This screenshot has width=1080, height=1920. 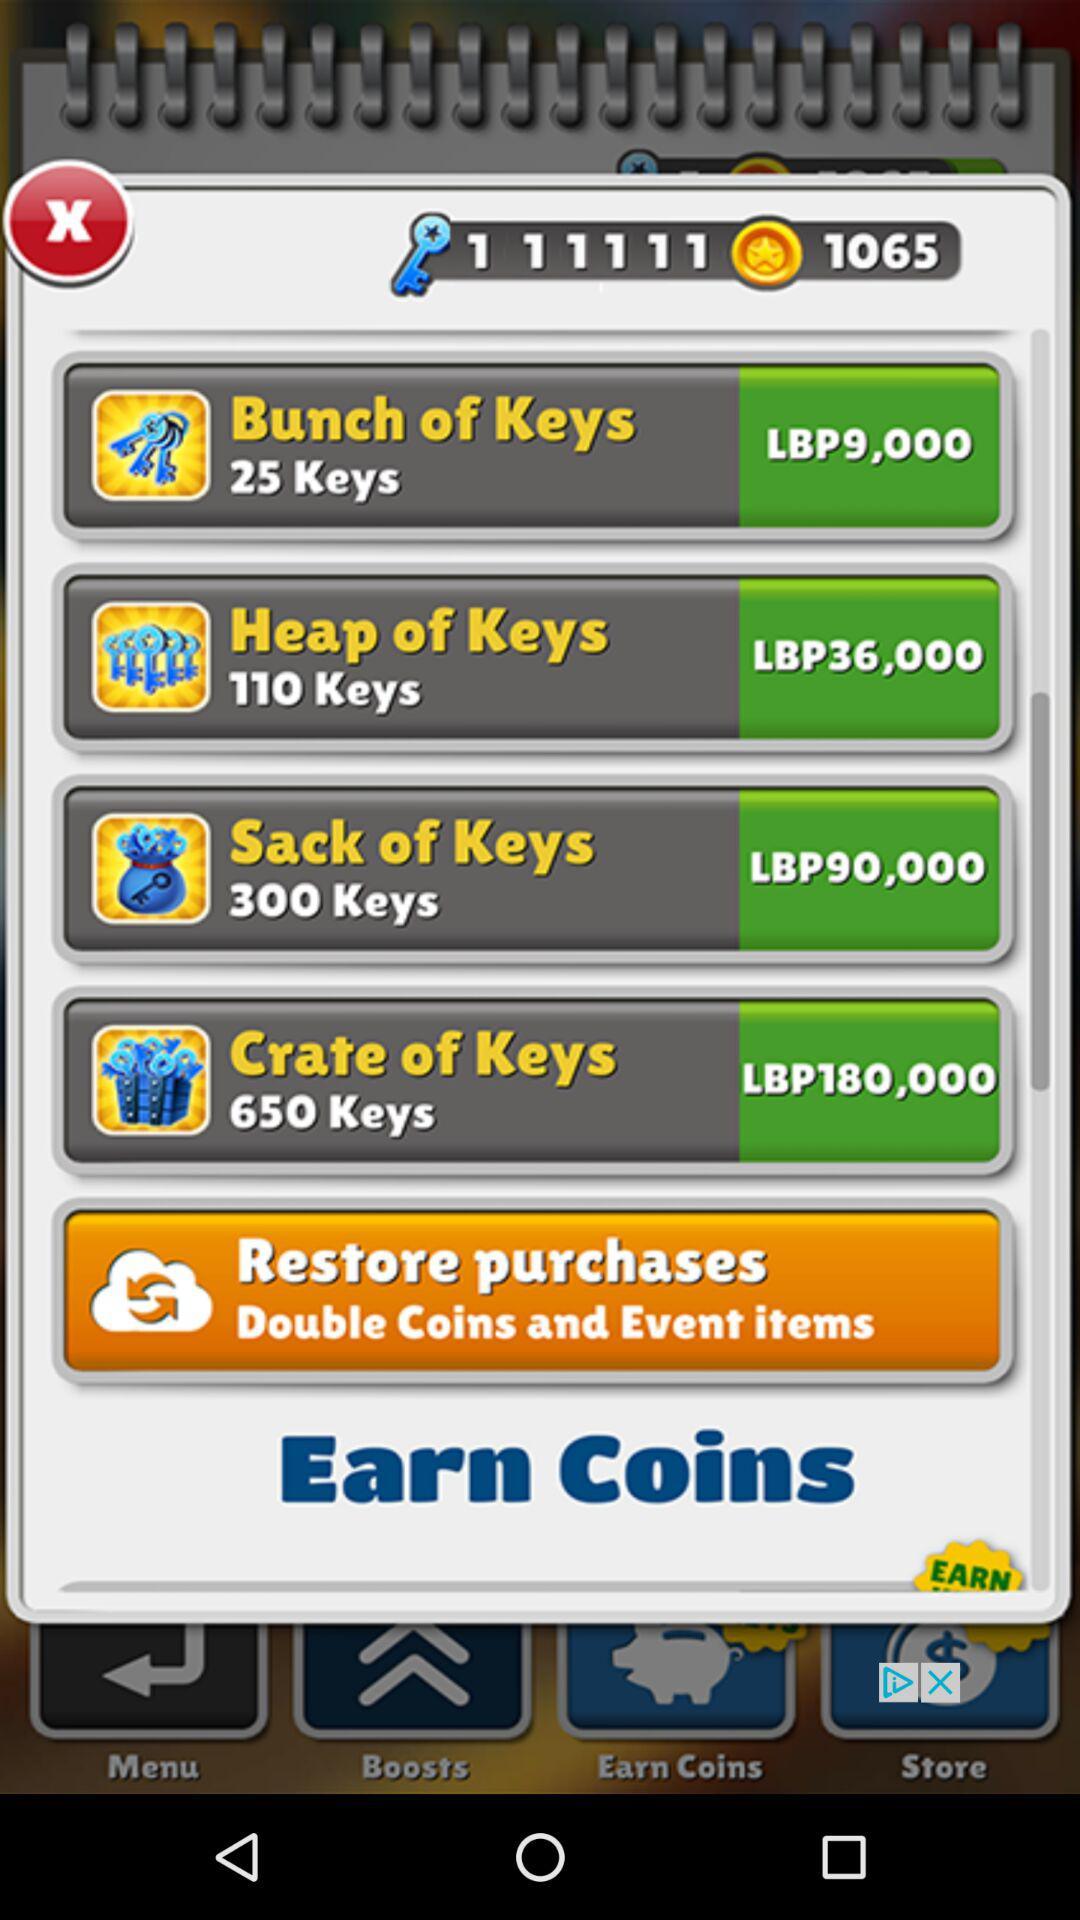 I want to click on buy bunch of keys for lbp 9,000, so click(x=868, y=449).